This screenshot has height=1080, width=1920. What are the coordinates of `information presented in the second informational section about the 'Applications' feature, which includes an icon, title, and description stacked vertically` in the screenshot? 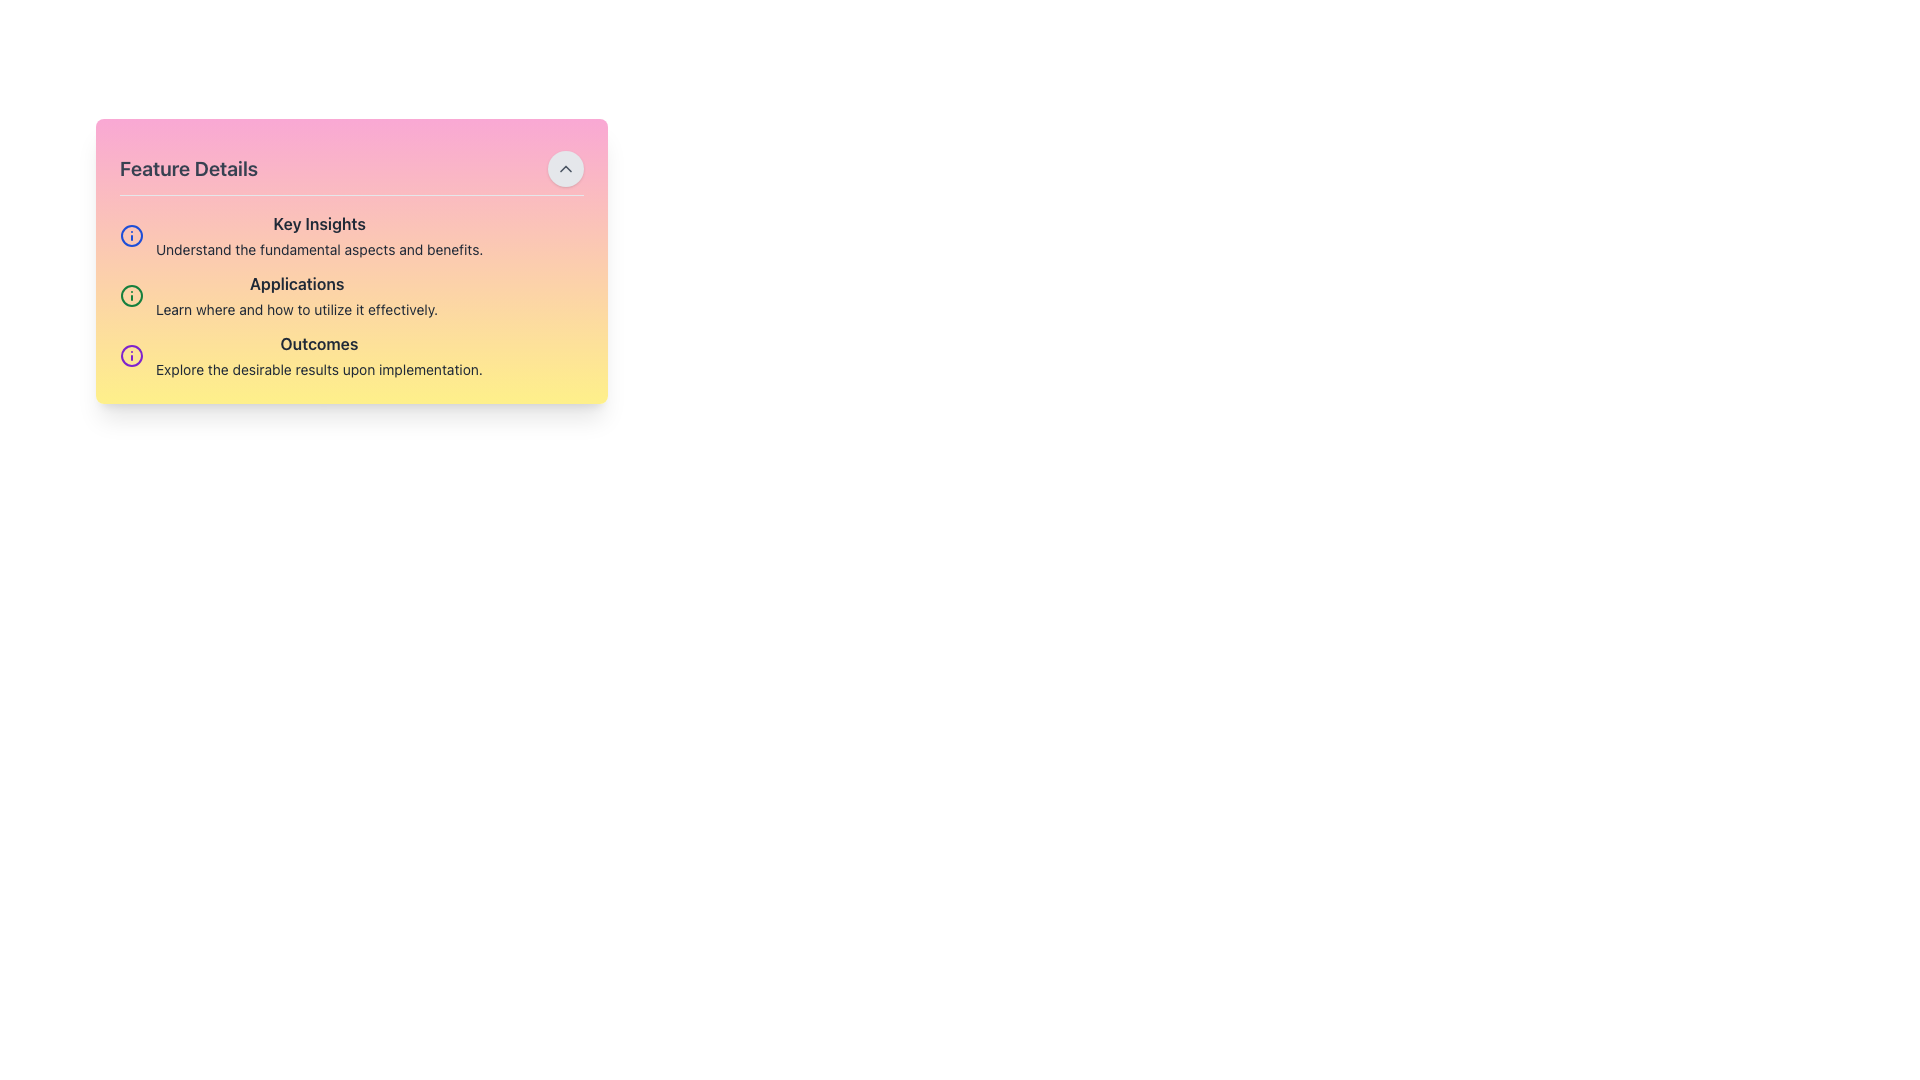 It's located at (351, 296).